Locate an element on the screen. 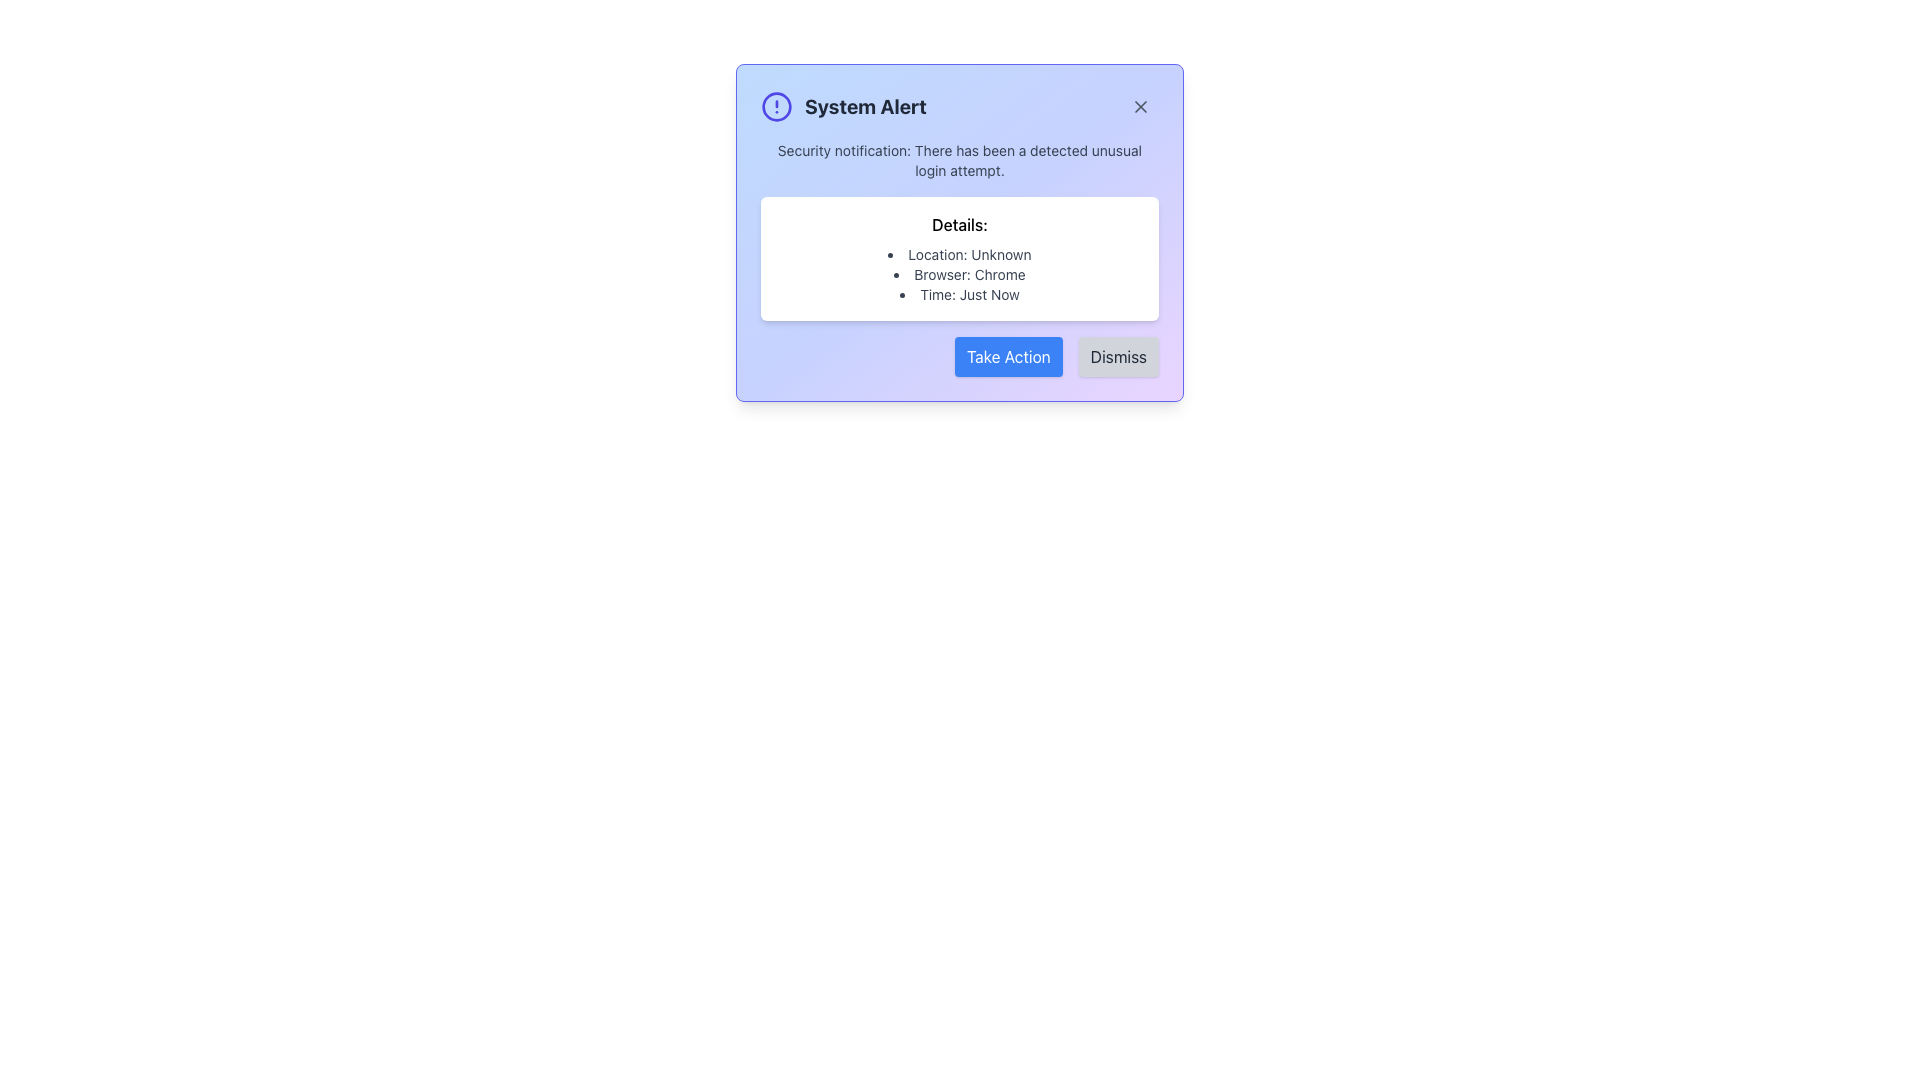 The width and height of the screenshot is (1920, 1080). the rectangular button with rounded corners, blue background, and 'Take Action' text is located at coordinates (1008, 356).